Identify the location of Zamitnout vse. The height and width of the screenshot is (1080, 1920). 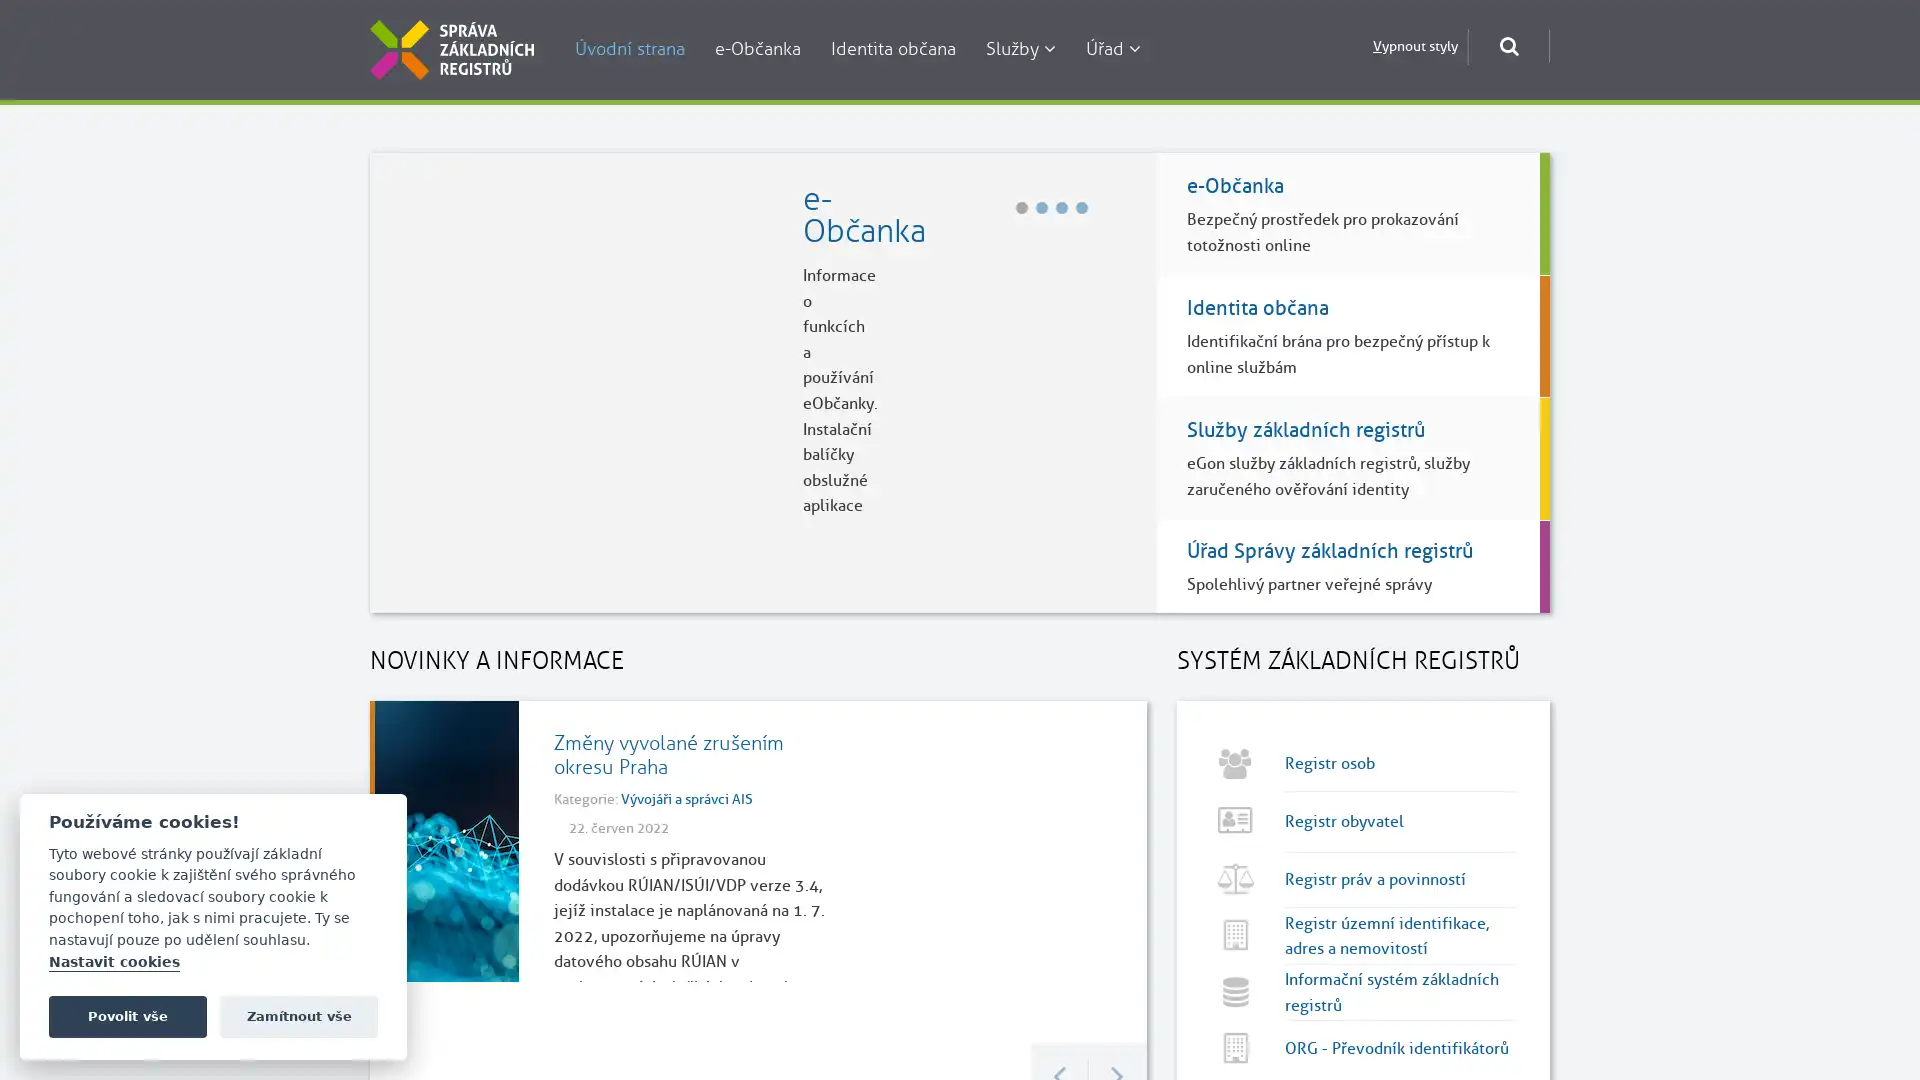
(297, 1015).